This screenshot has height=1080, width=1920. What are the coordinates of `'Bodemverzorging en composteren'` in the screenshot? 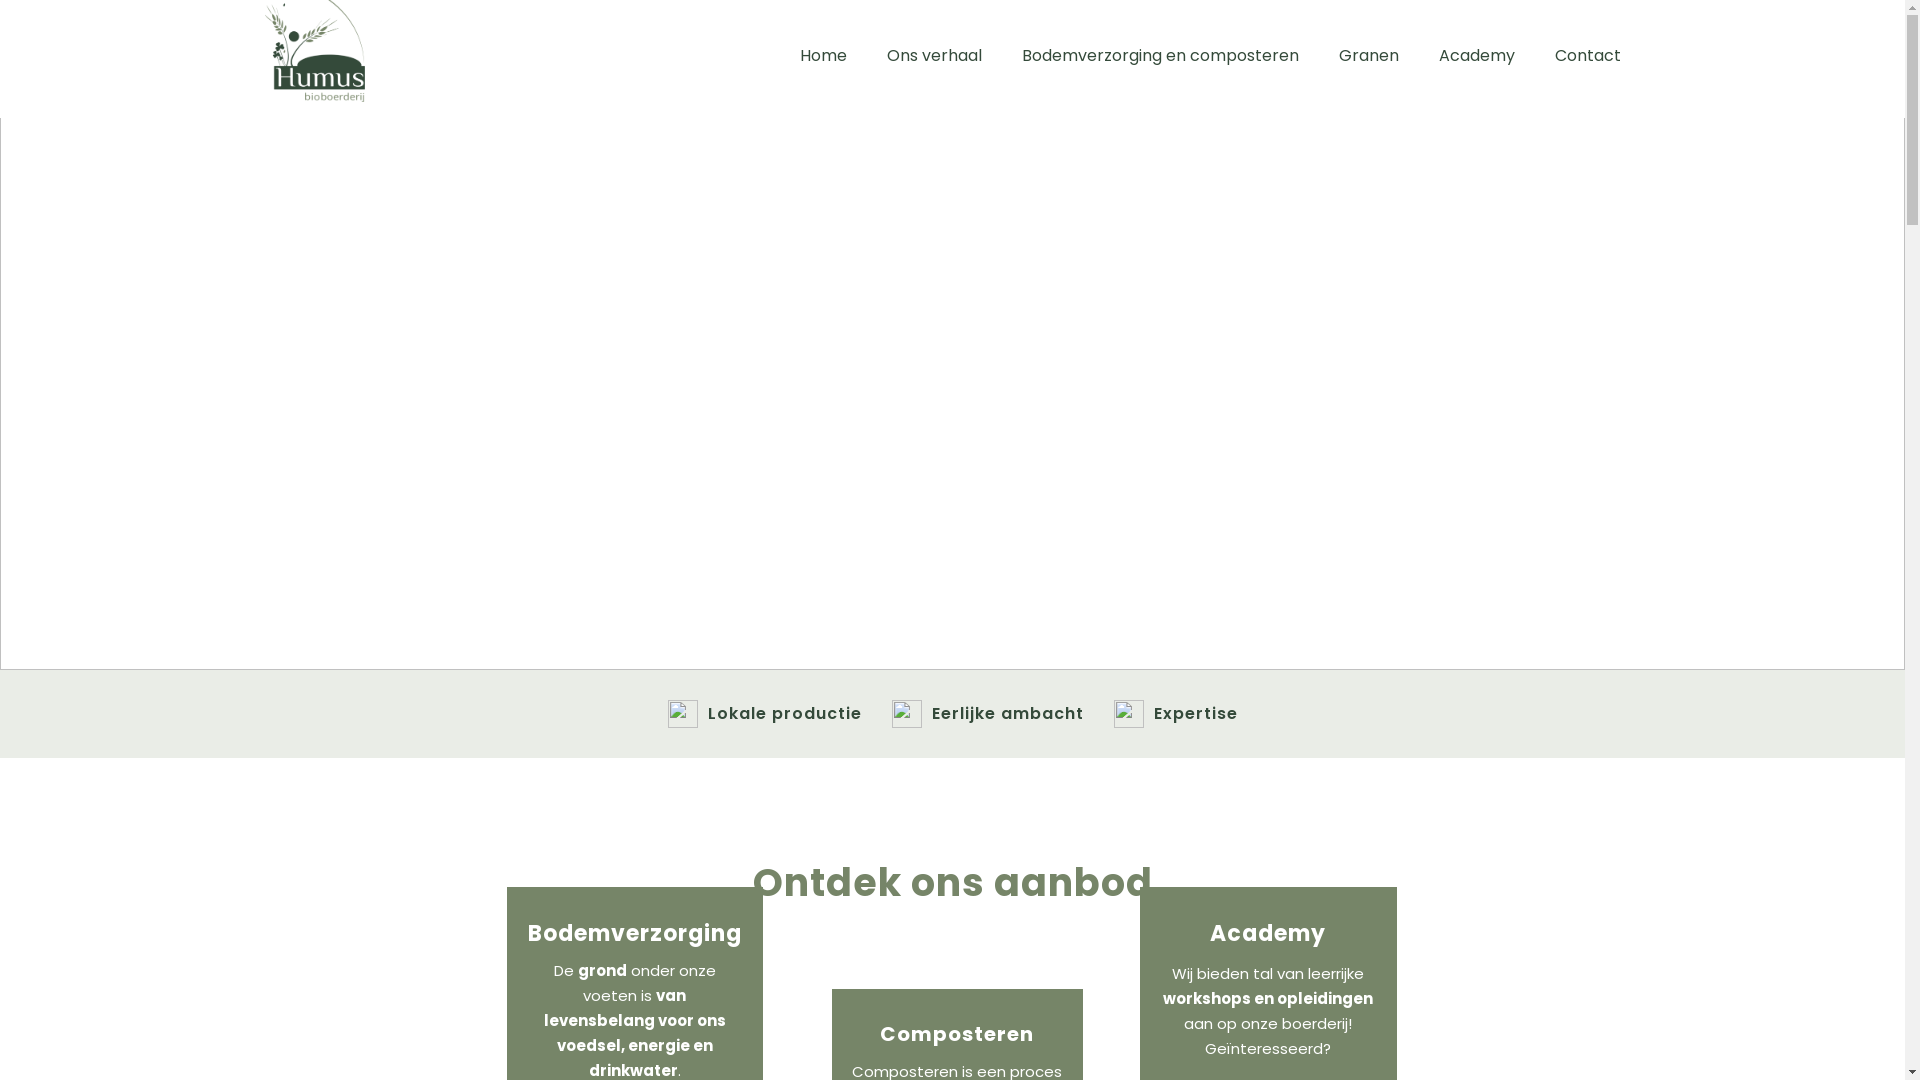 It's located at (1160, 55).